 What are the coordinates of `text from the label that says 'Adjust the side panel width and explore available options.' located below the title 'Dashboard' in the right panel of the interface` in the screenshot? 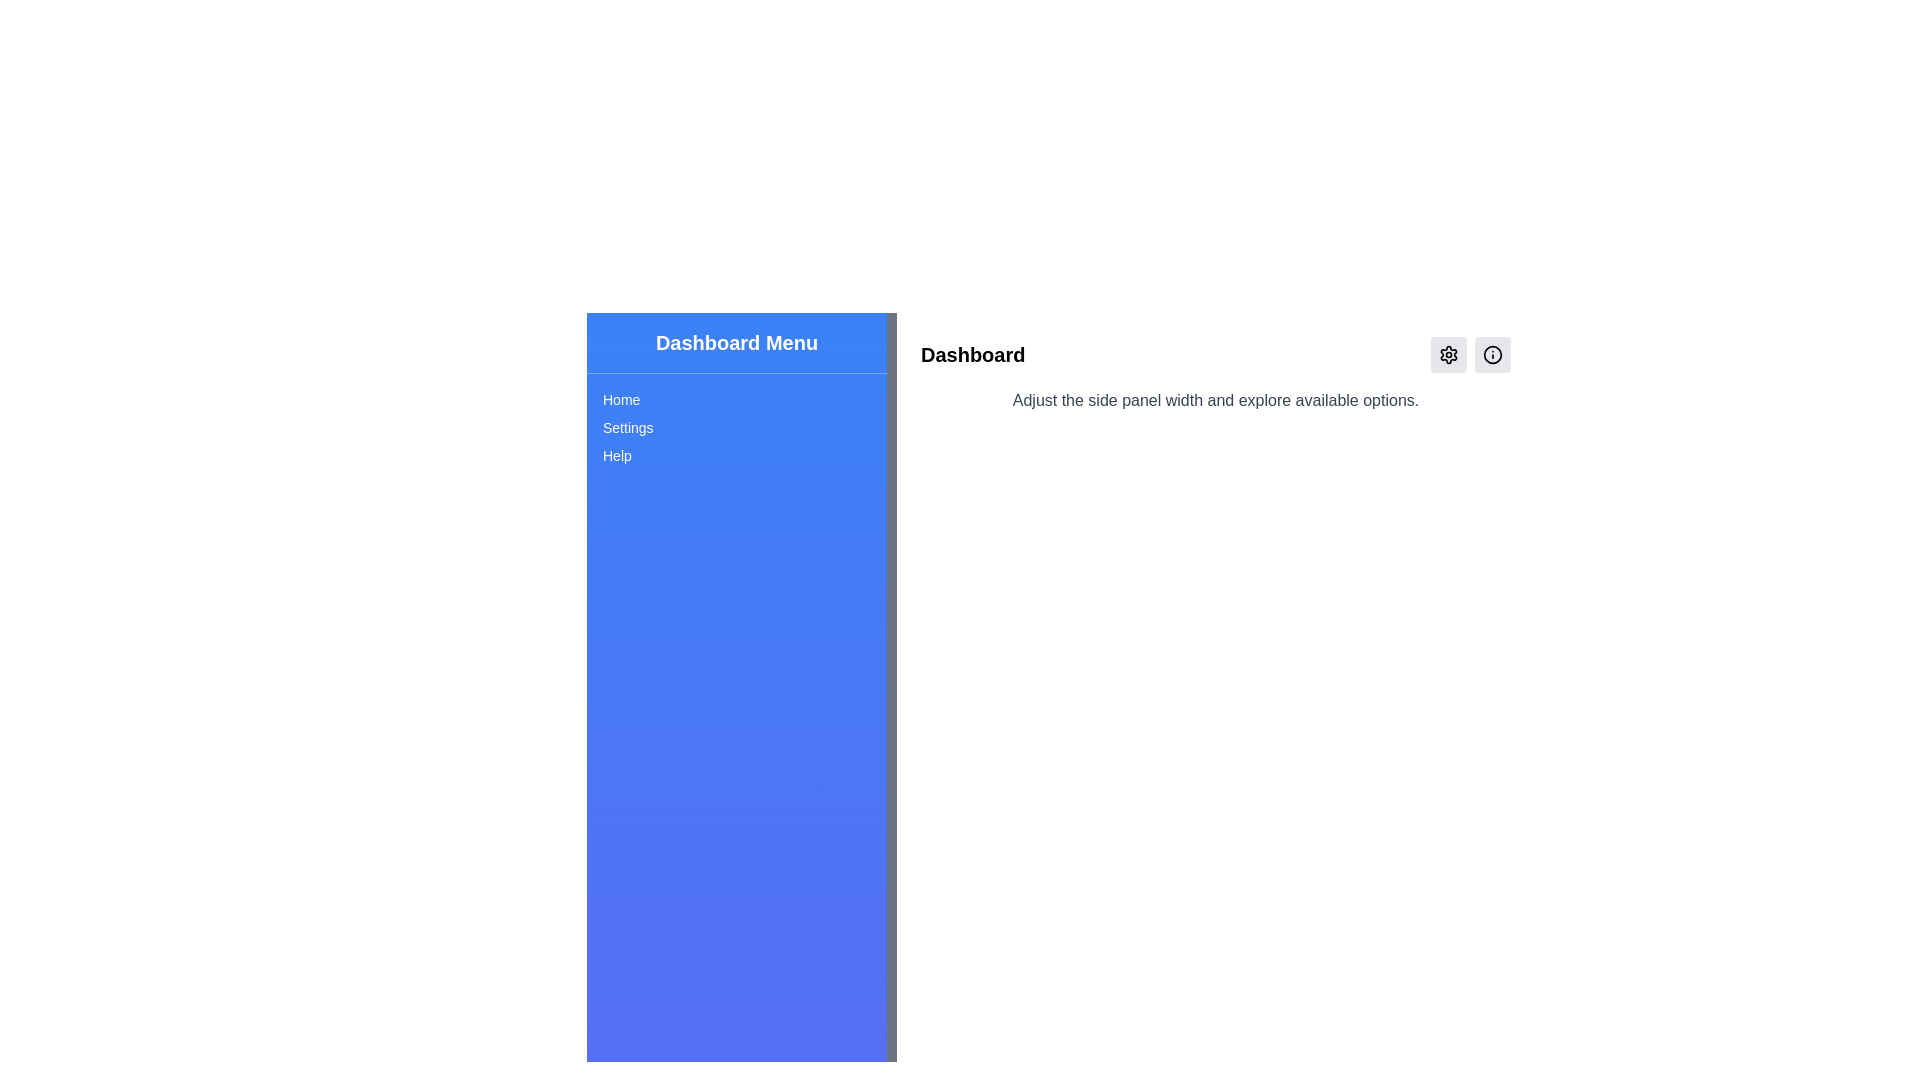 It's located at (1214, 401).